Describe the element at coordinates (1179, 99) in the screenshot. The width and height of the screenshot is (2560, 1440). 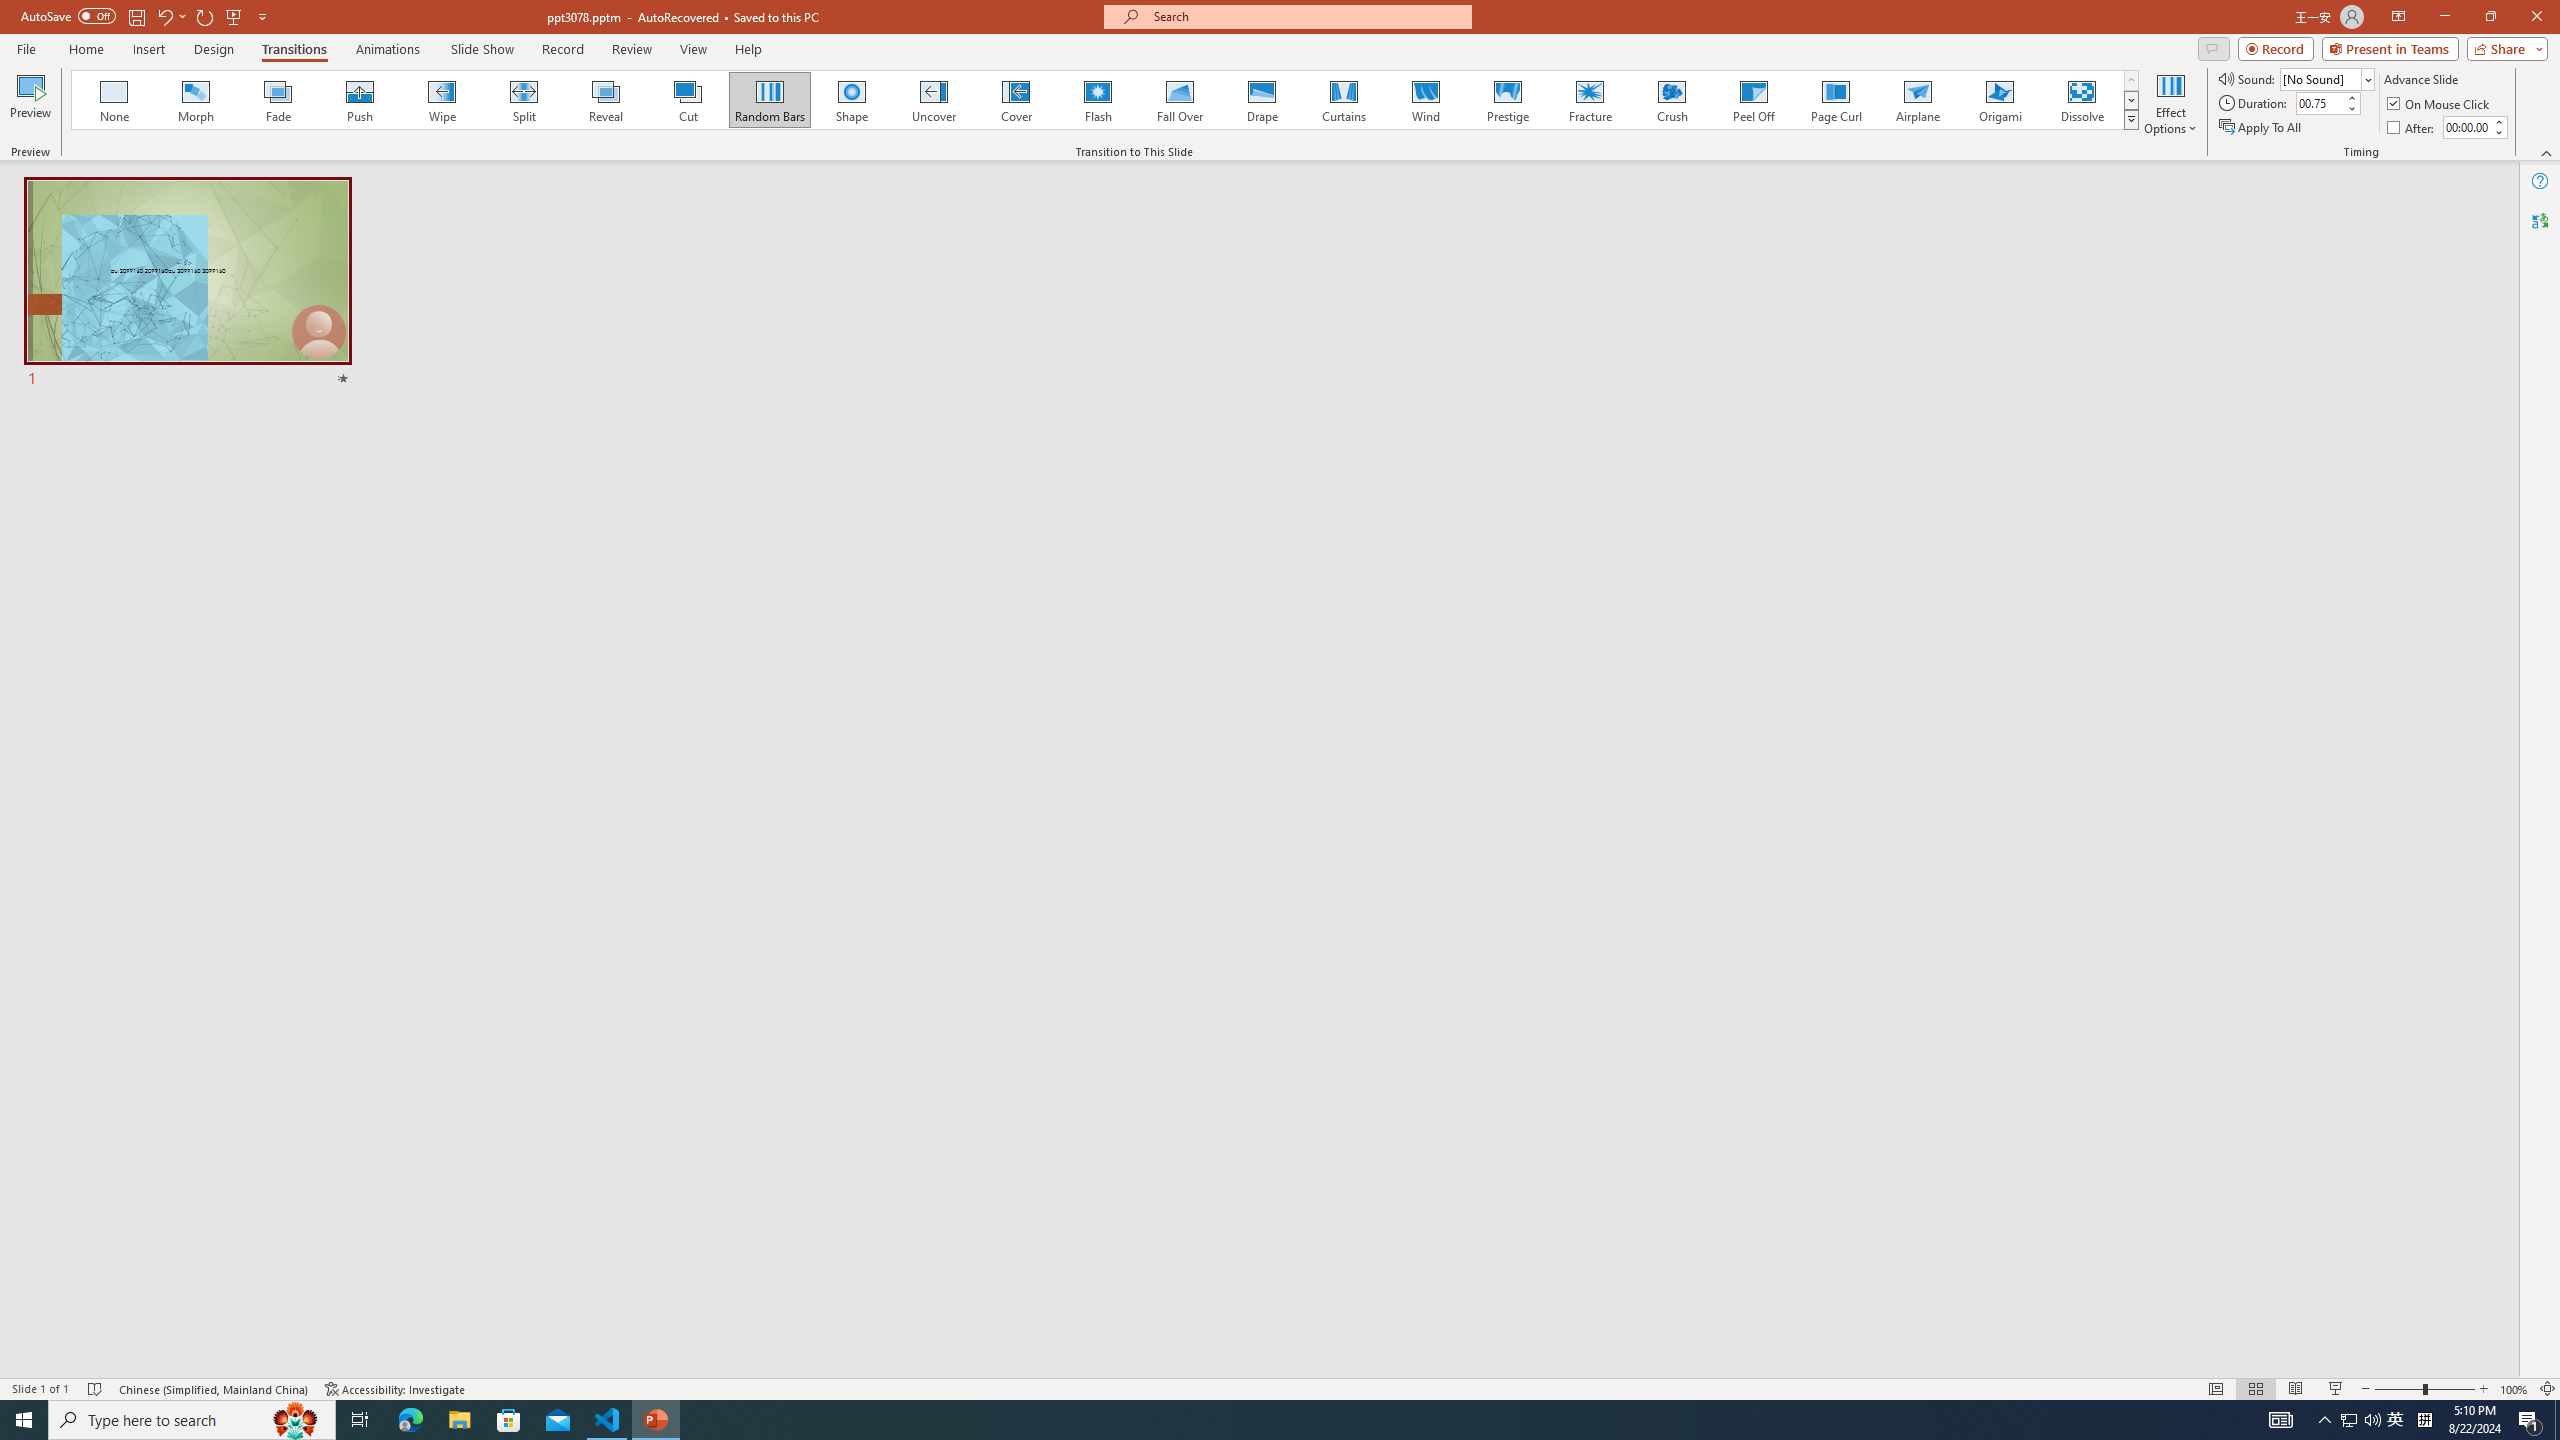
I see `'Fall Over'` at that location.